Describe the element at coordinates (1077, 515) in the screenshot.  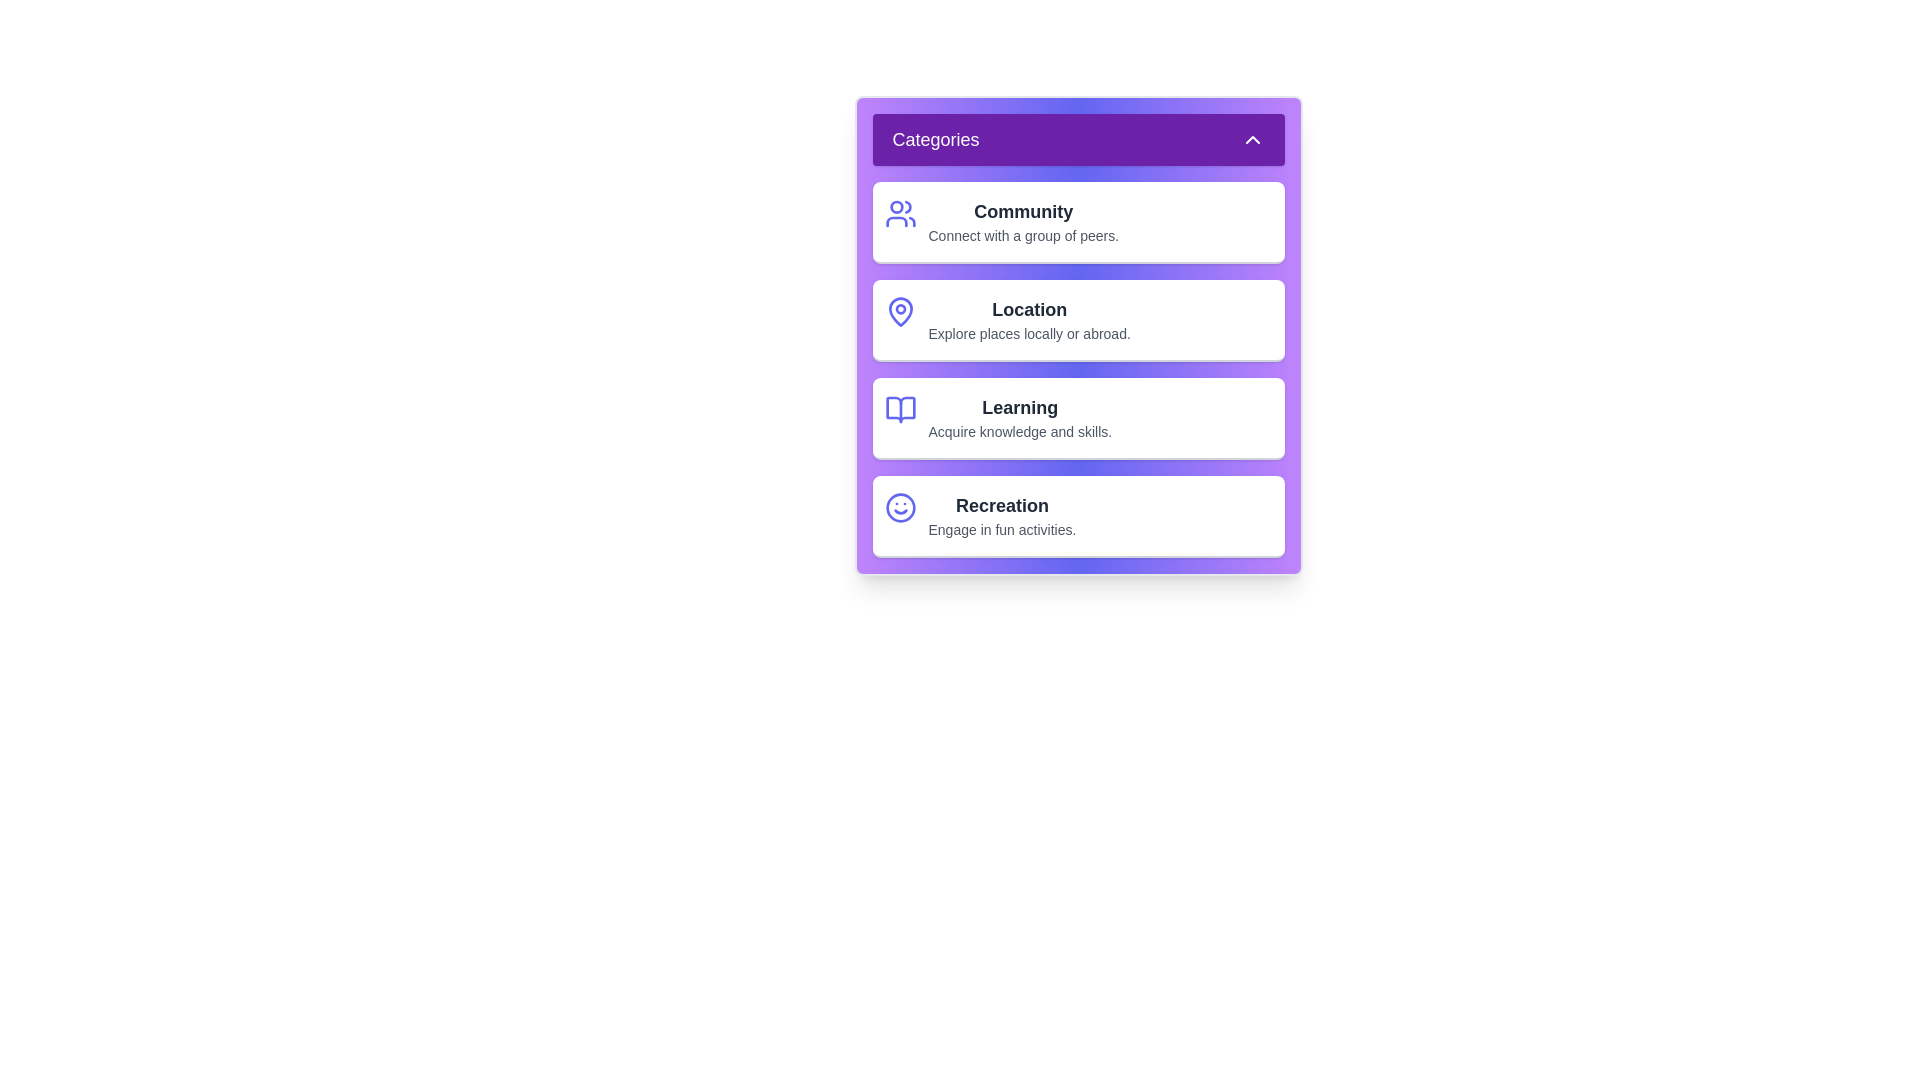
I see `the category item Recreation to observe the visual effect` at that location.